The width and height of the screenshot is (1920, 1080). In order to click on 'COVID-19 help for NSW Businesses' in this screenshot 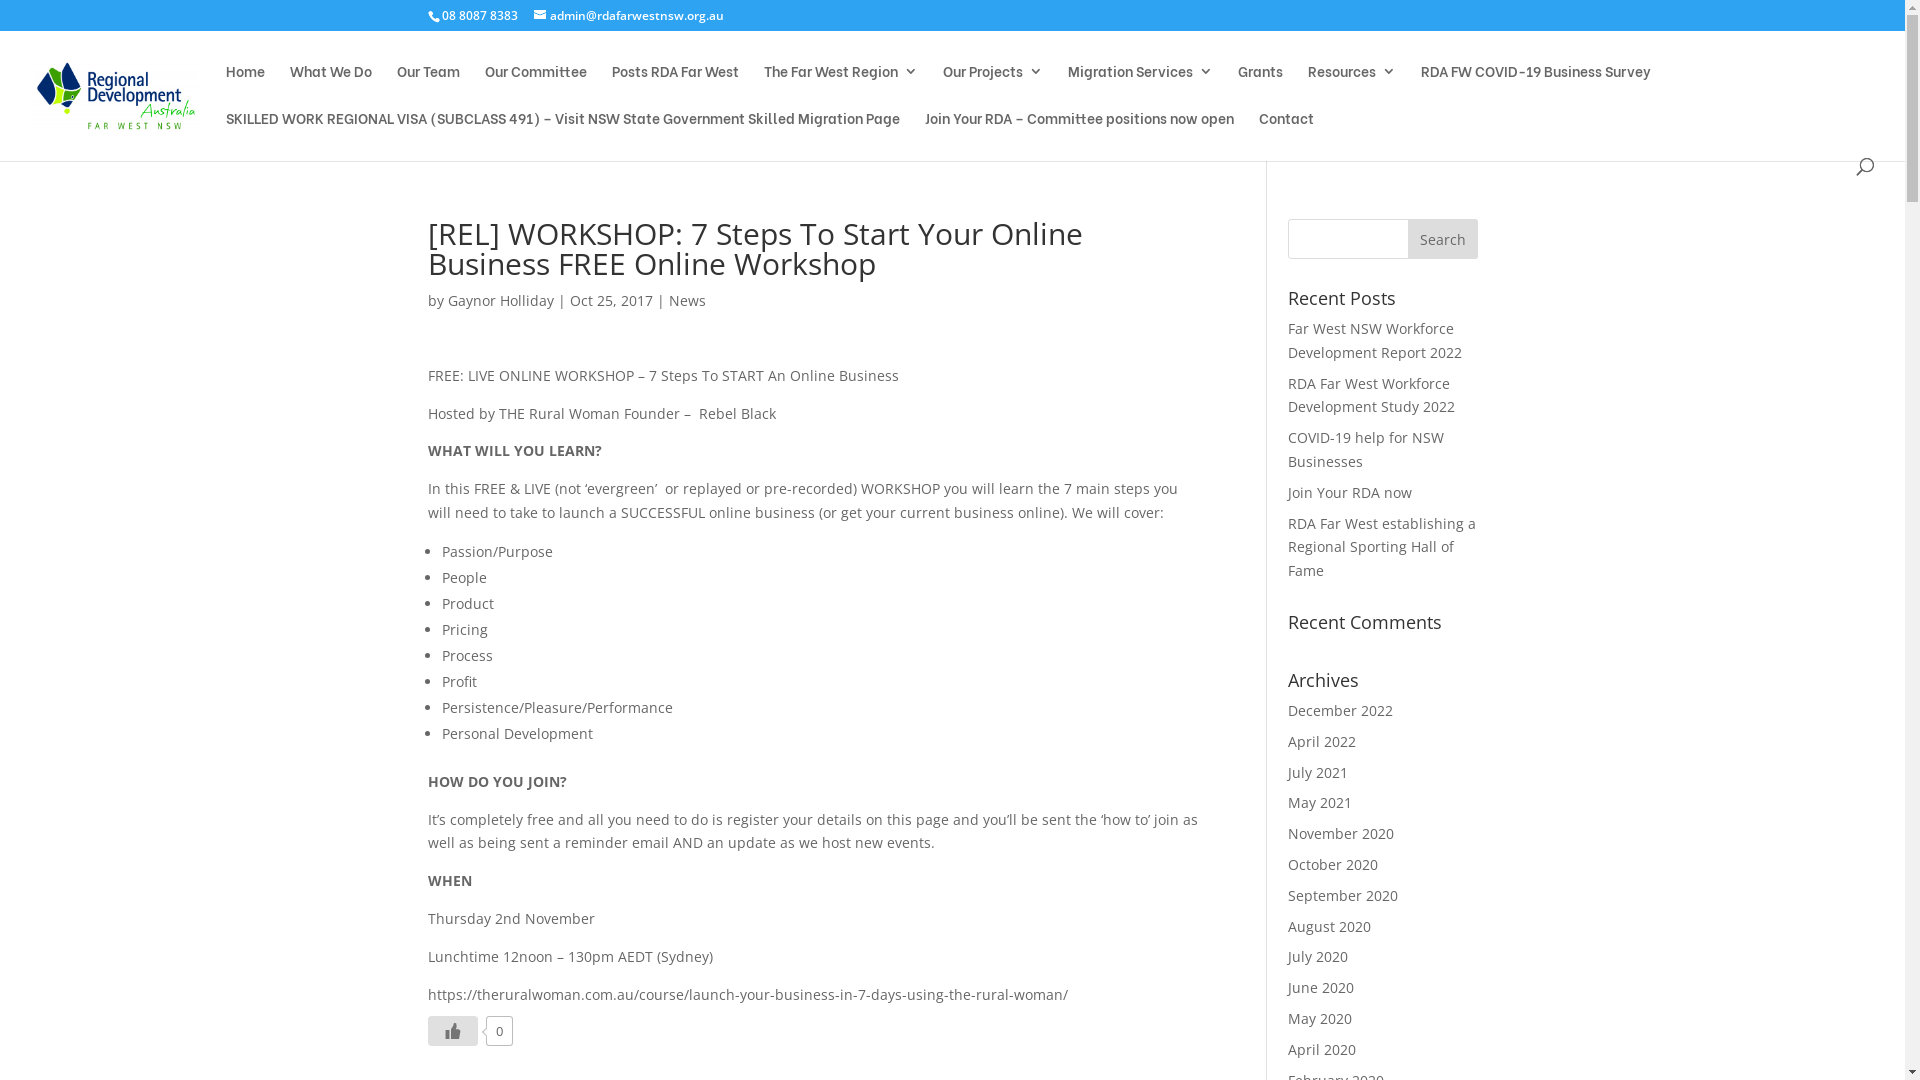, I will do `click(1365, 448)`.